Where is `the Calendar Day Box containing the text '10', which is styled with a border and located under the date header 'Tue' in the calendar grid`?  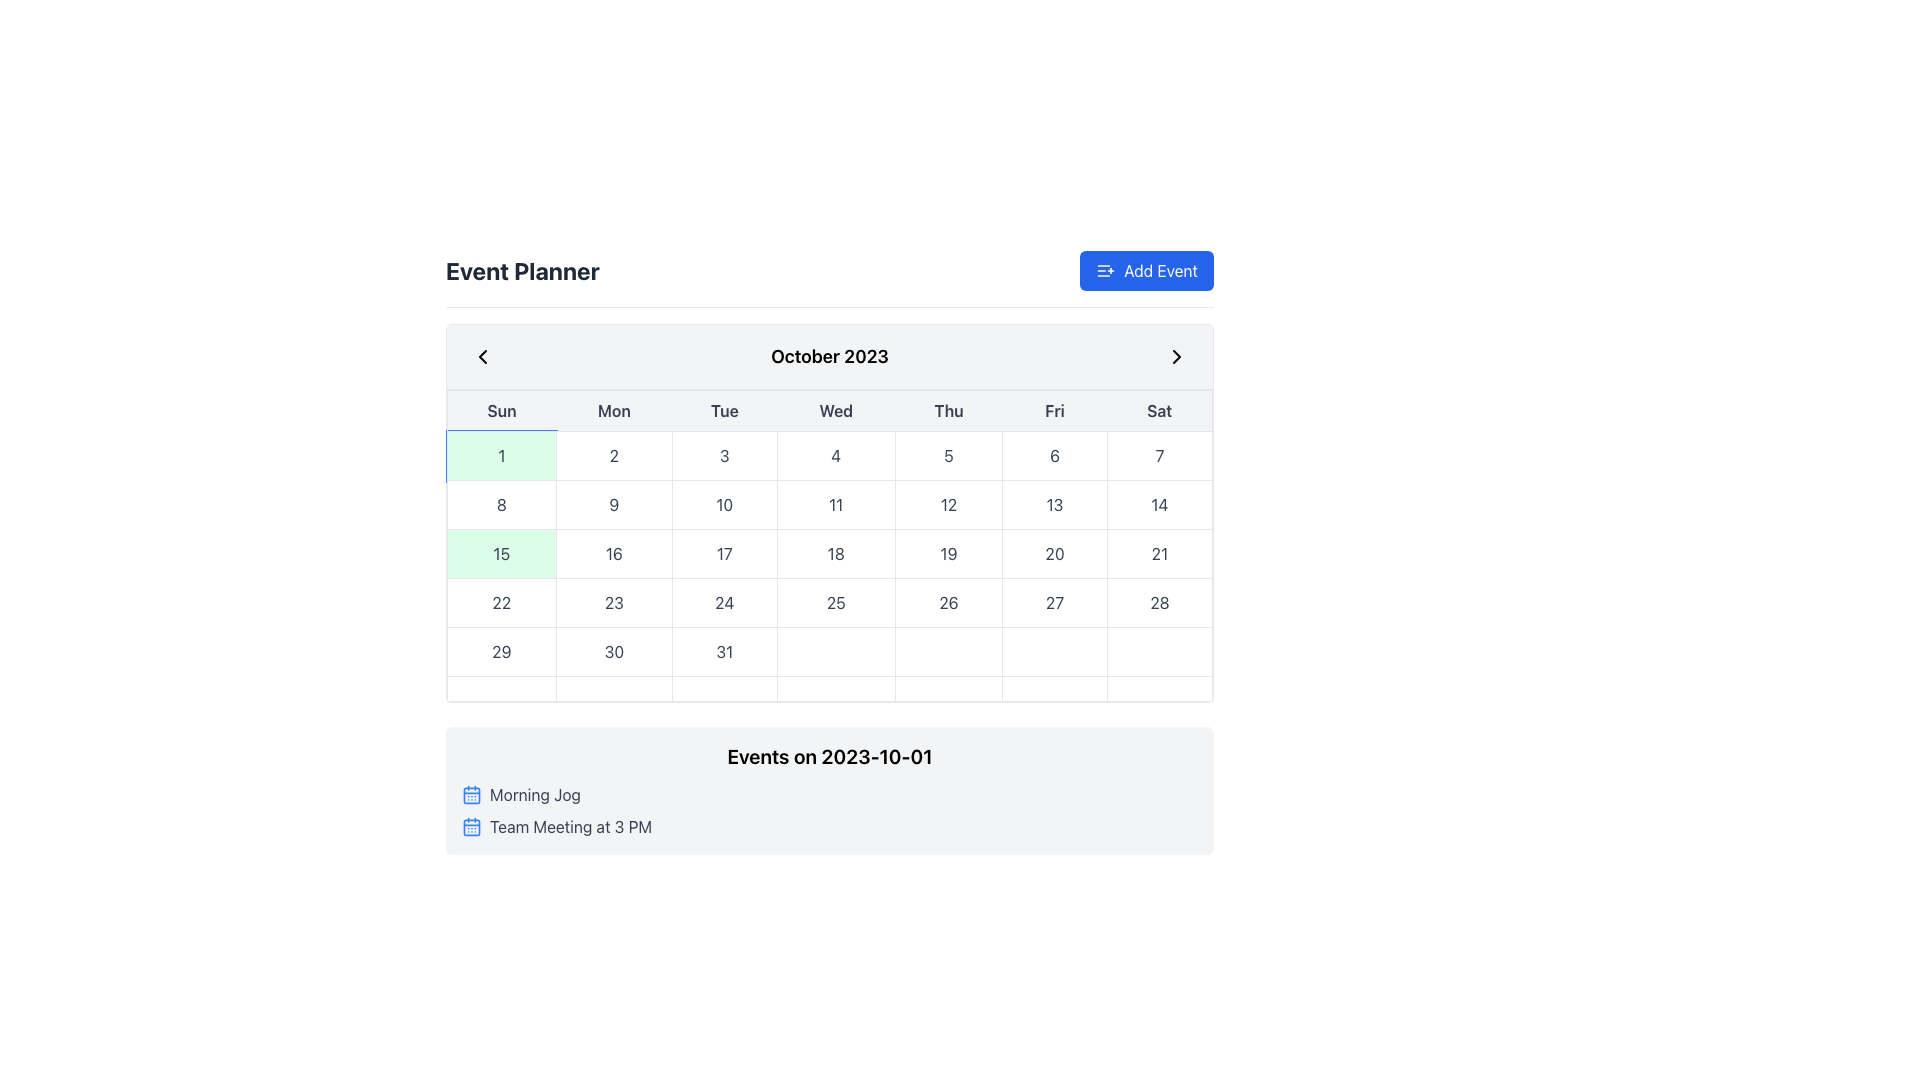 the Calendar Day Box containing the text '10', which is styled with a border and located under the date header 'Tue' in the calendar grid is located at coordinates (723, 504).